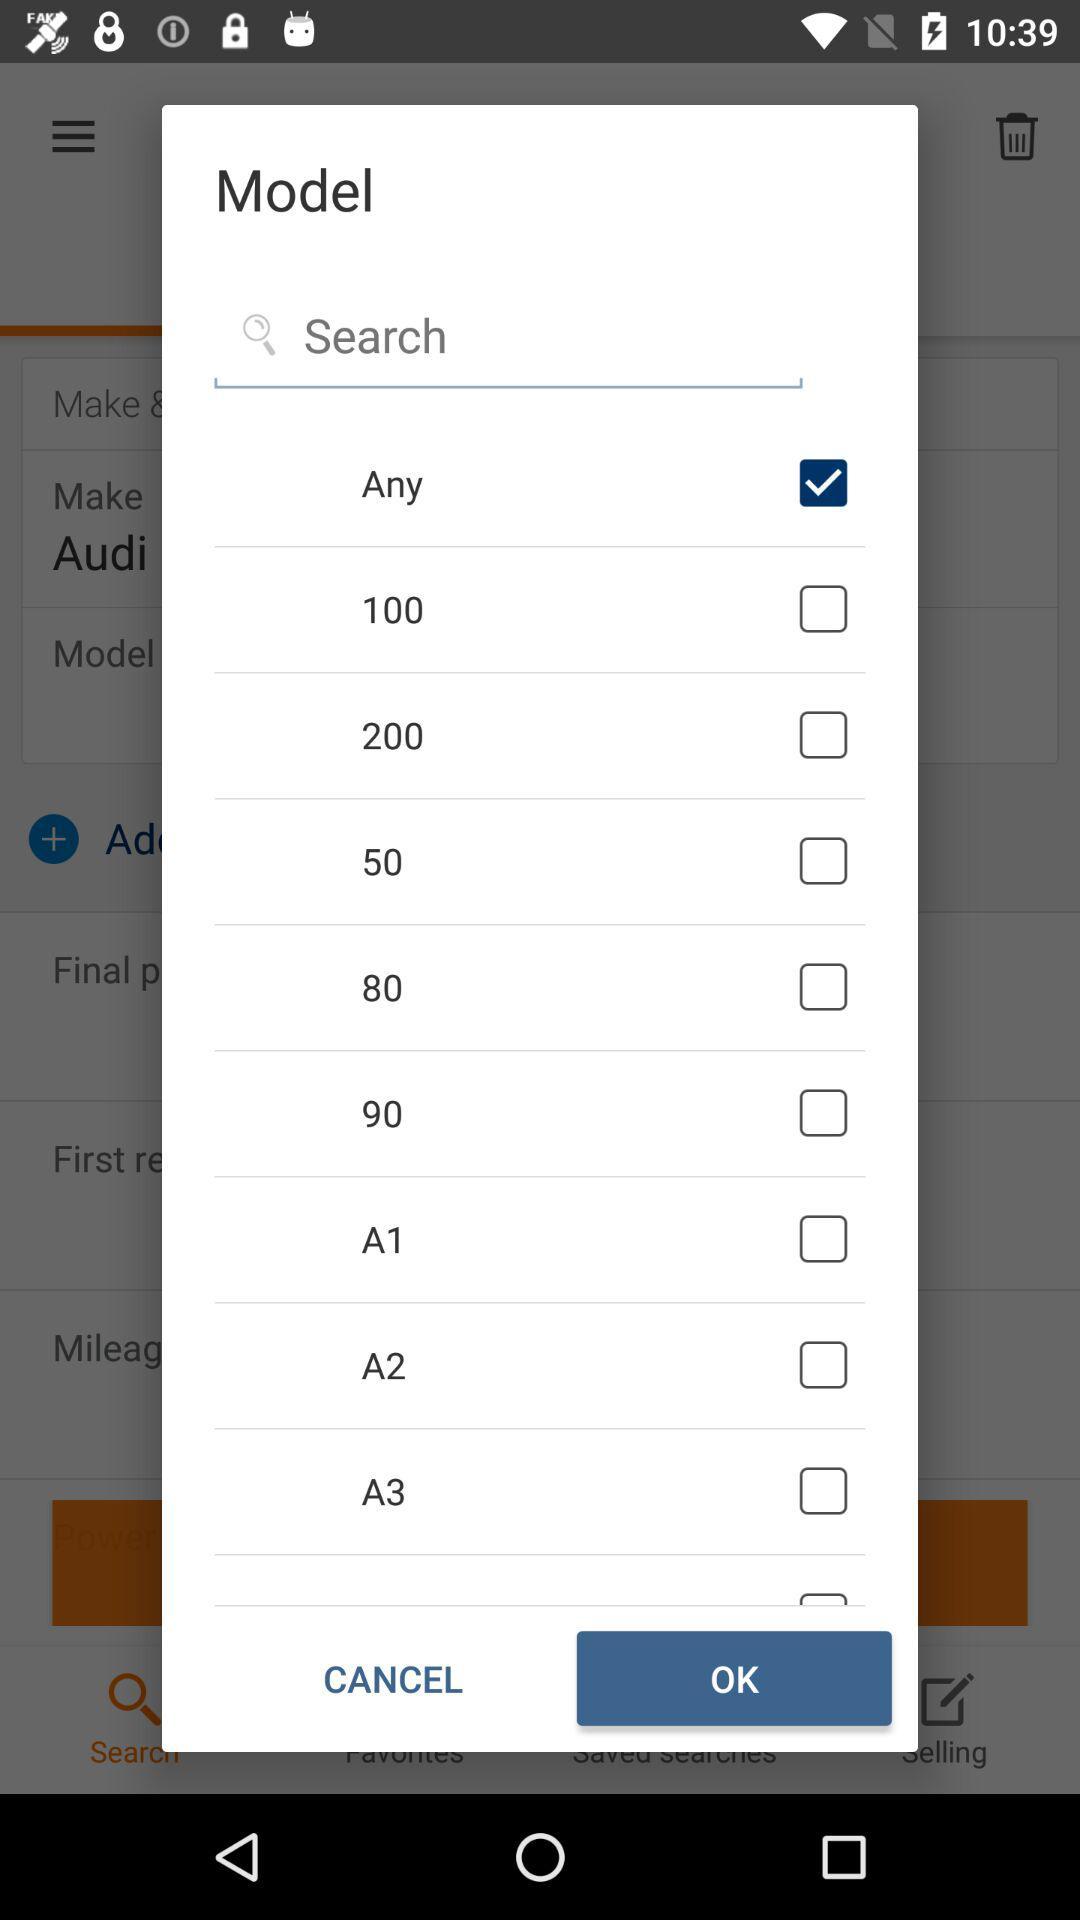 This screenshot has height=1920, width=1080. What do you see at coordinates (576, 608) in the screenshot?
I see `icon above 200 item` at bounding box center [576, 608].